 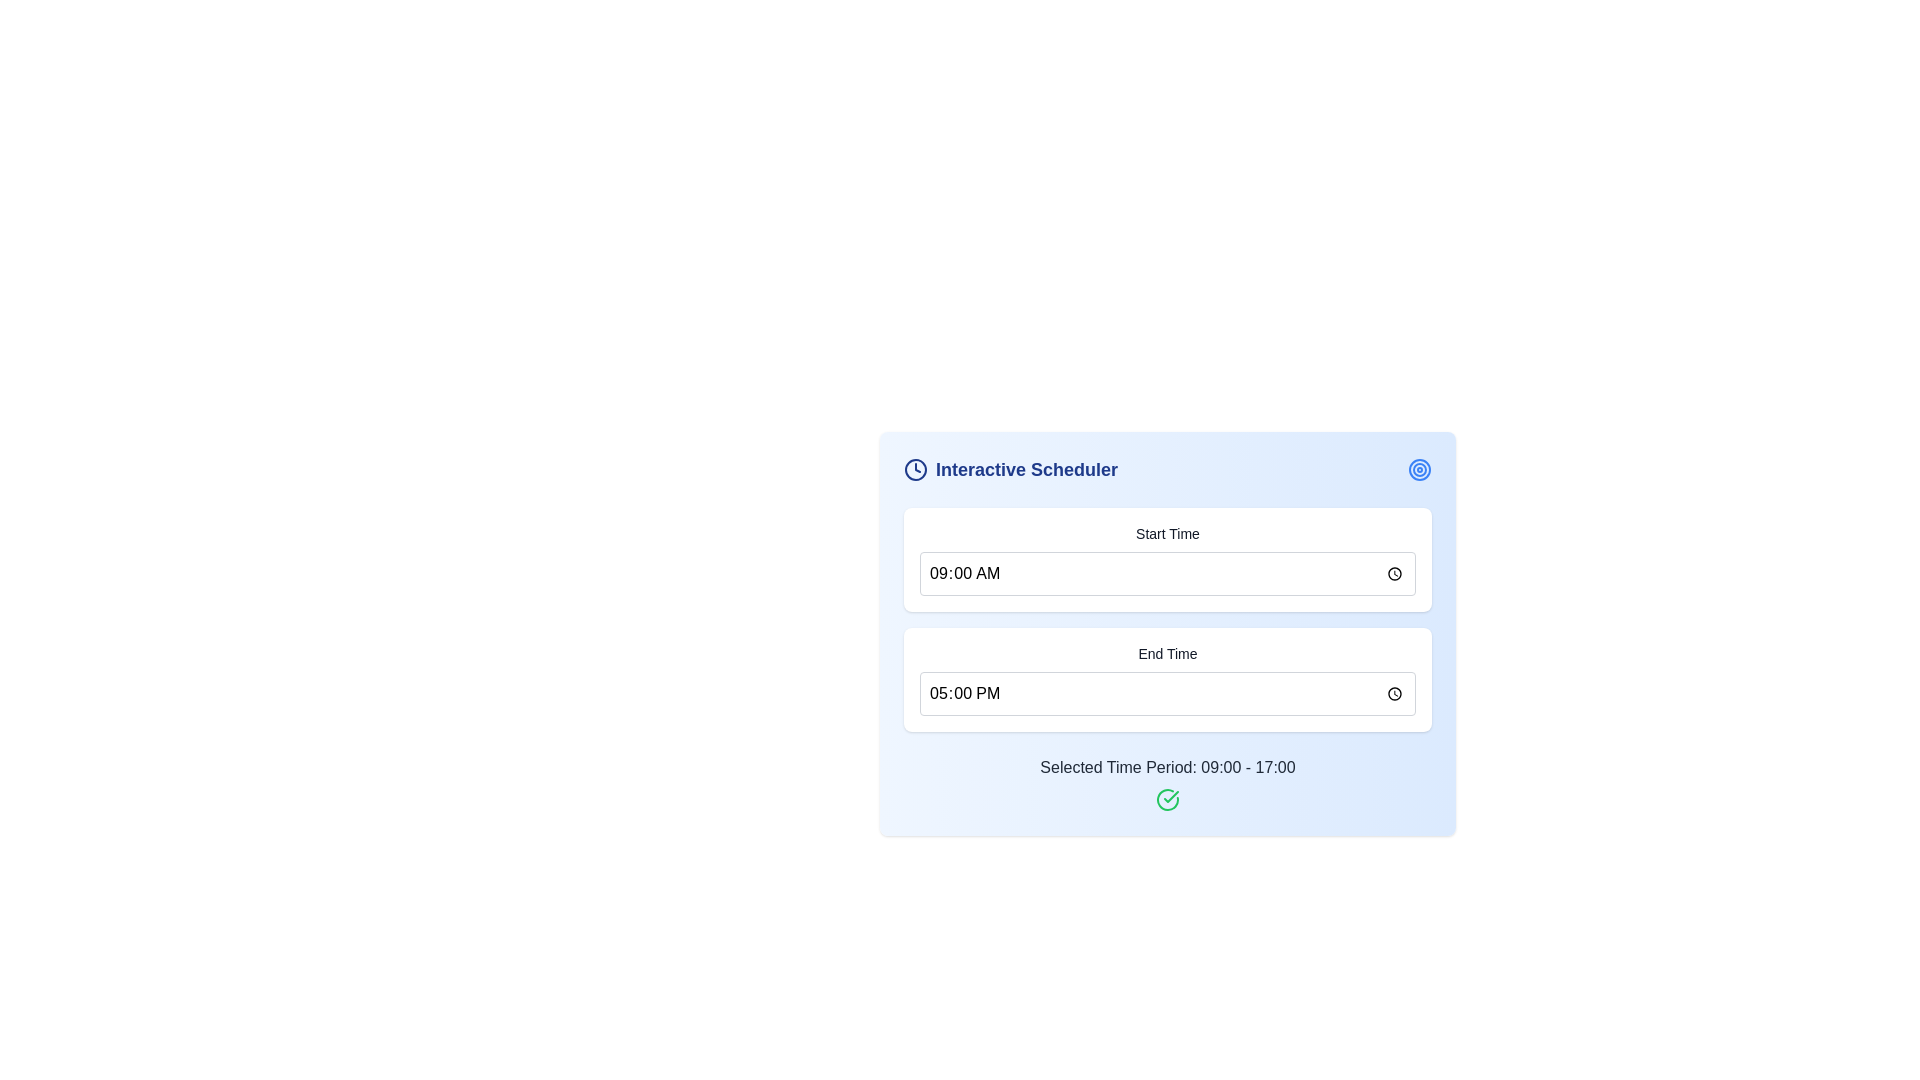 What do you see at coordinates (1419, 470) in the screenshot?
I see `the circular icon located in the top-right corner of the interface, which serves as the middle circle in a set of three concentric circles` at bounding box center [1419, 470].